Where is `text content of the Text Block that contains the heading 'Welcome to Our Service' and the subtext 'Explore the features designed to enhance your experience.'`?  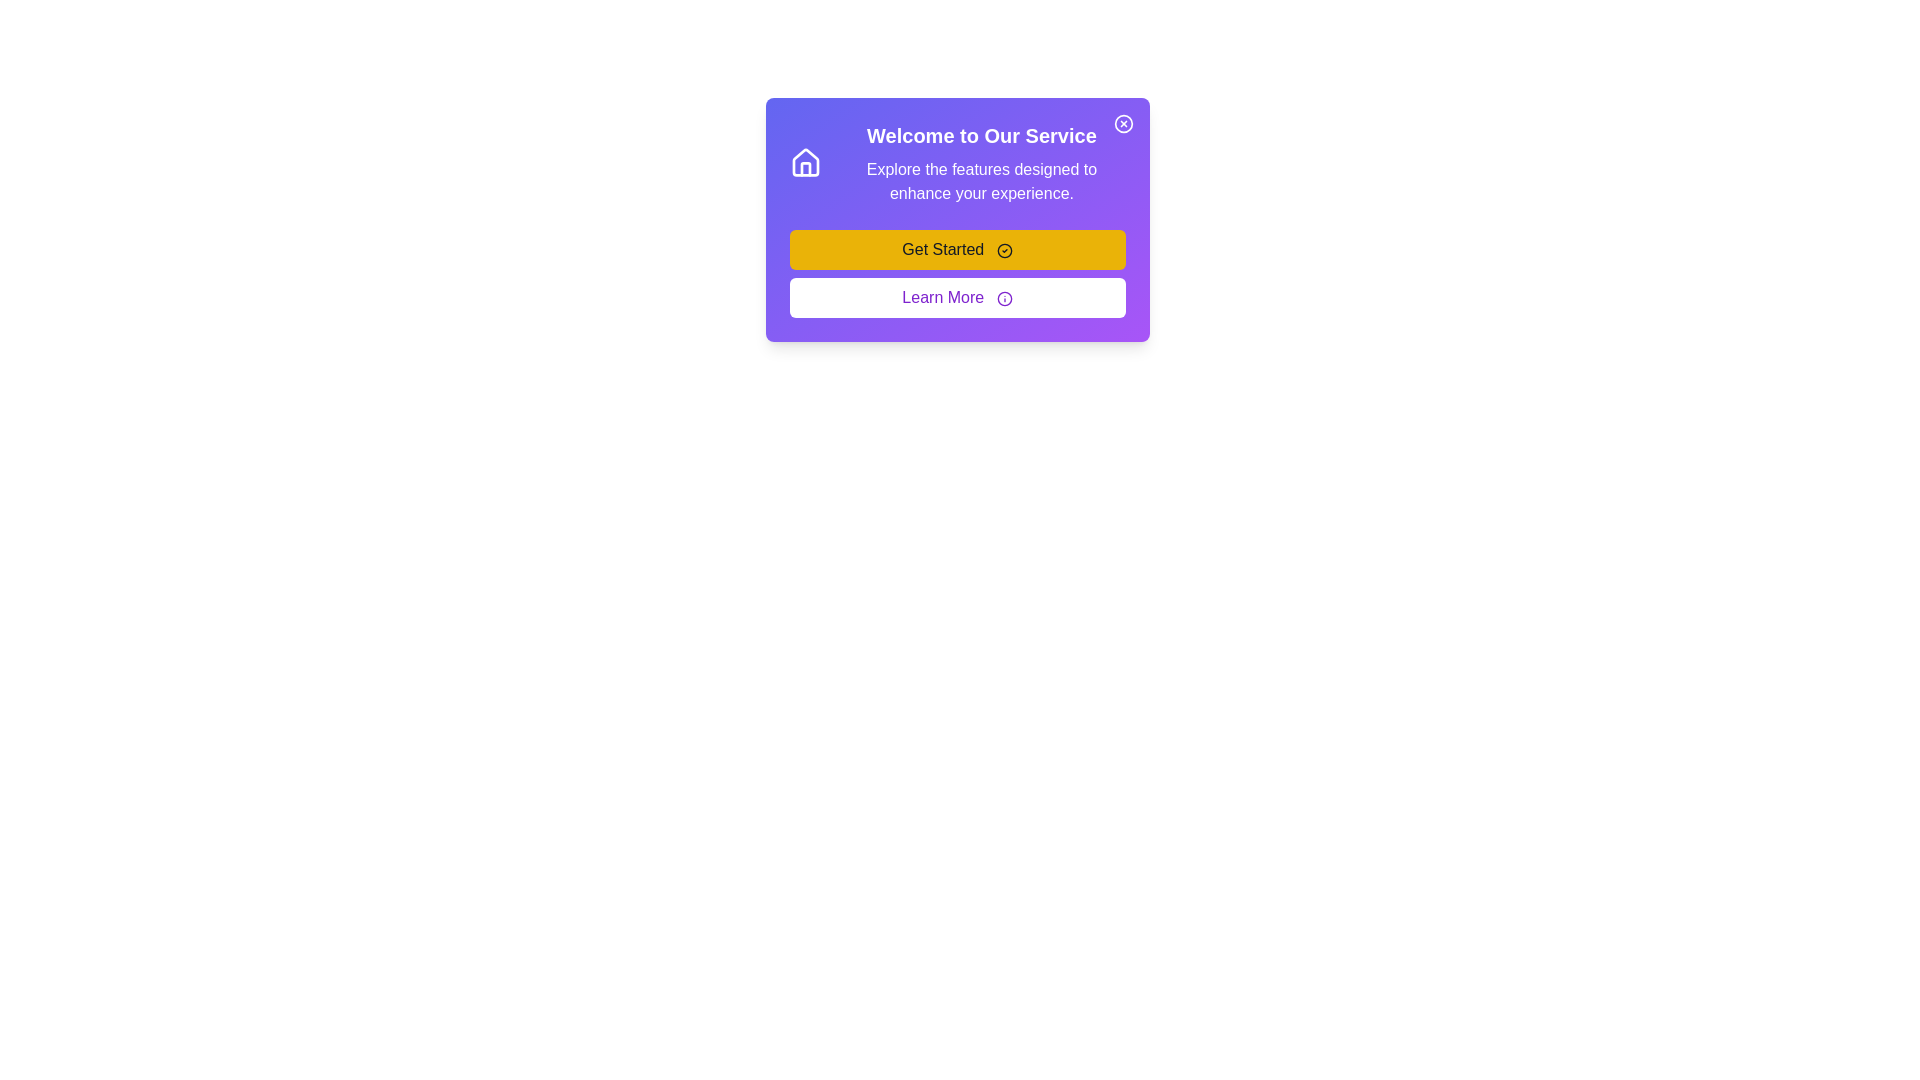
text content of the Text Block that contains the heading 'Welcome to Our Service' and the subtext 'Explore the features designed to enhance your experience.' is located at coordinates (981, 163).